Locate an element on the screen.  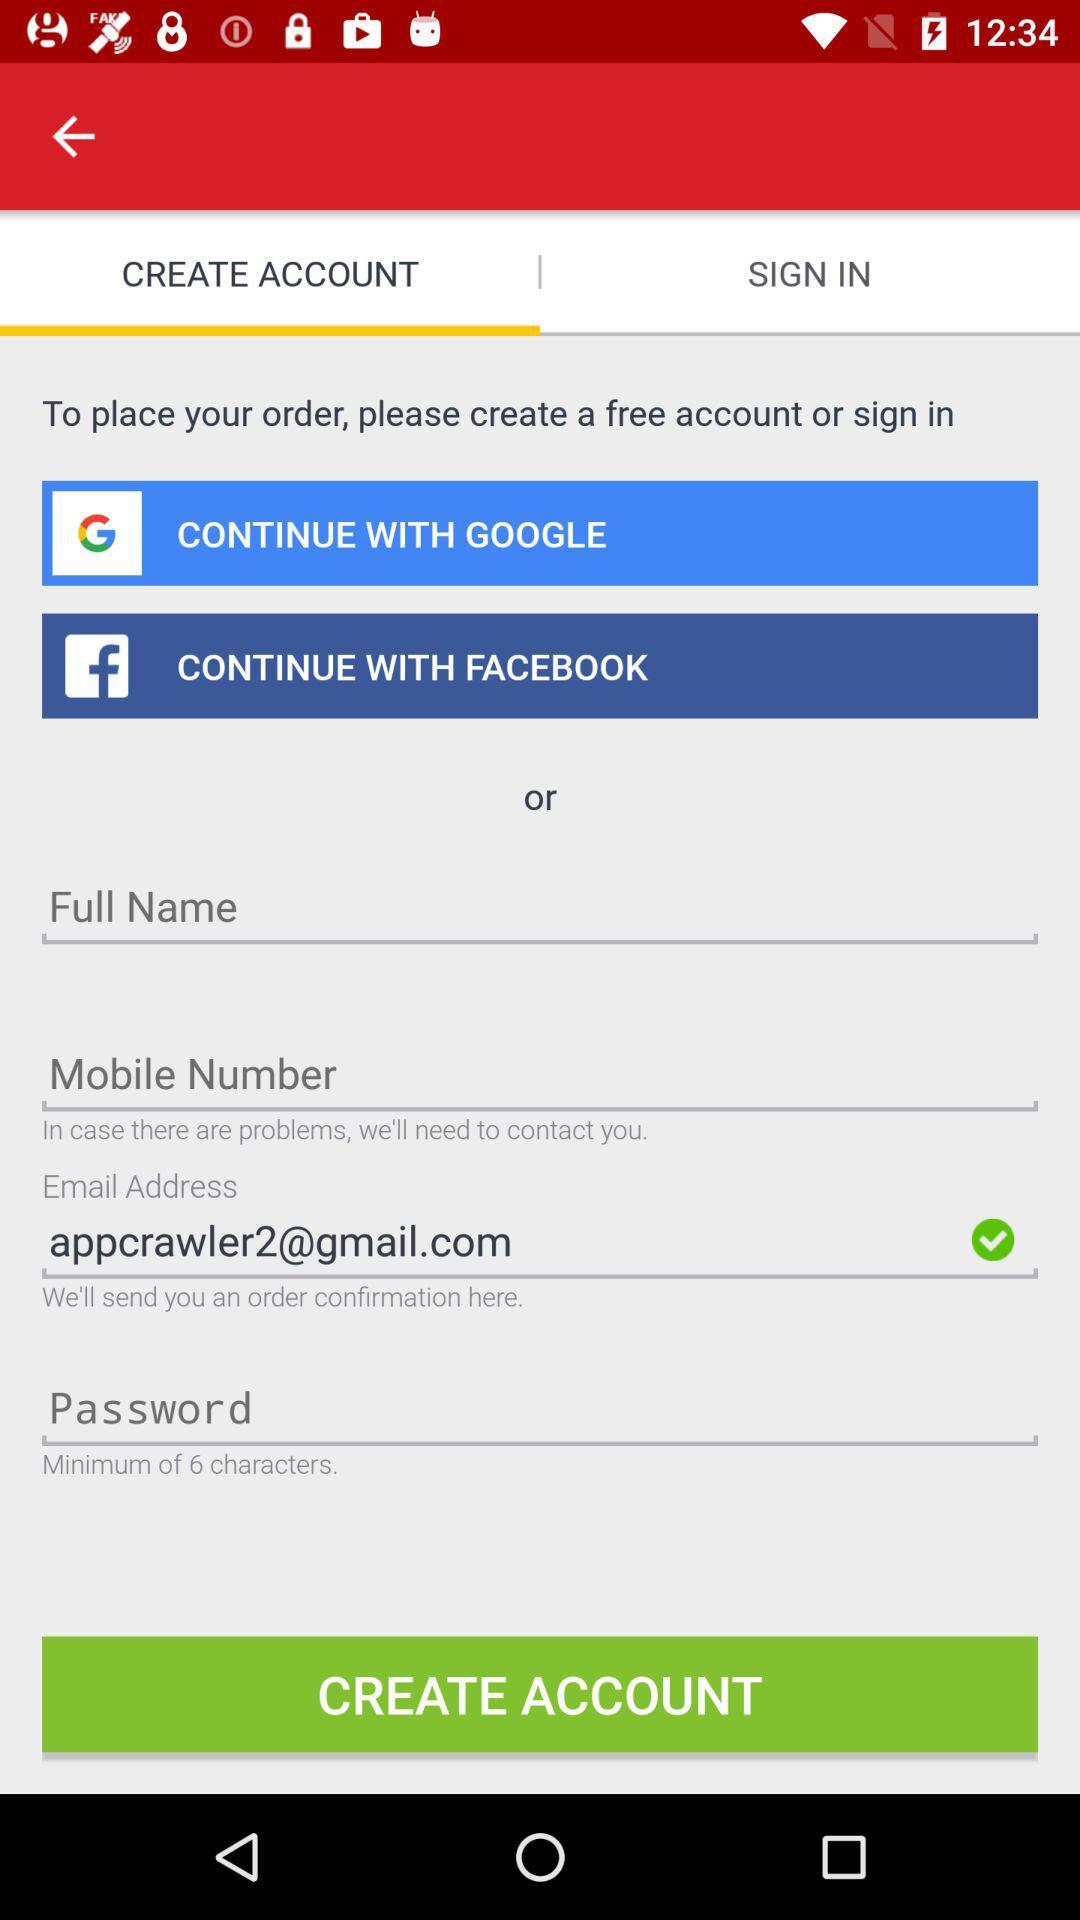
icon above create account is located at coordinates (72, 135).